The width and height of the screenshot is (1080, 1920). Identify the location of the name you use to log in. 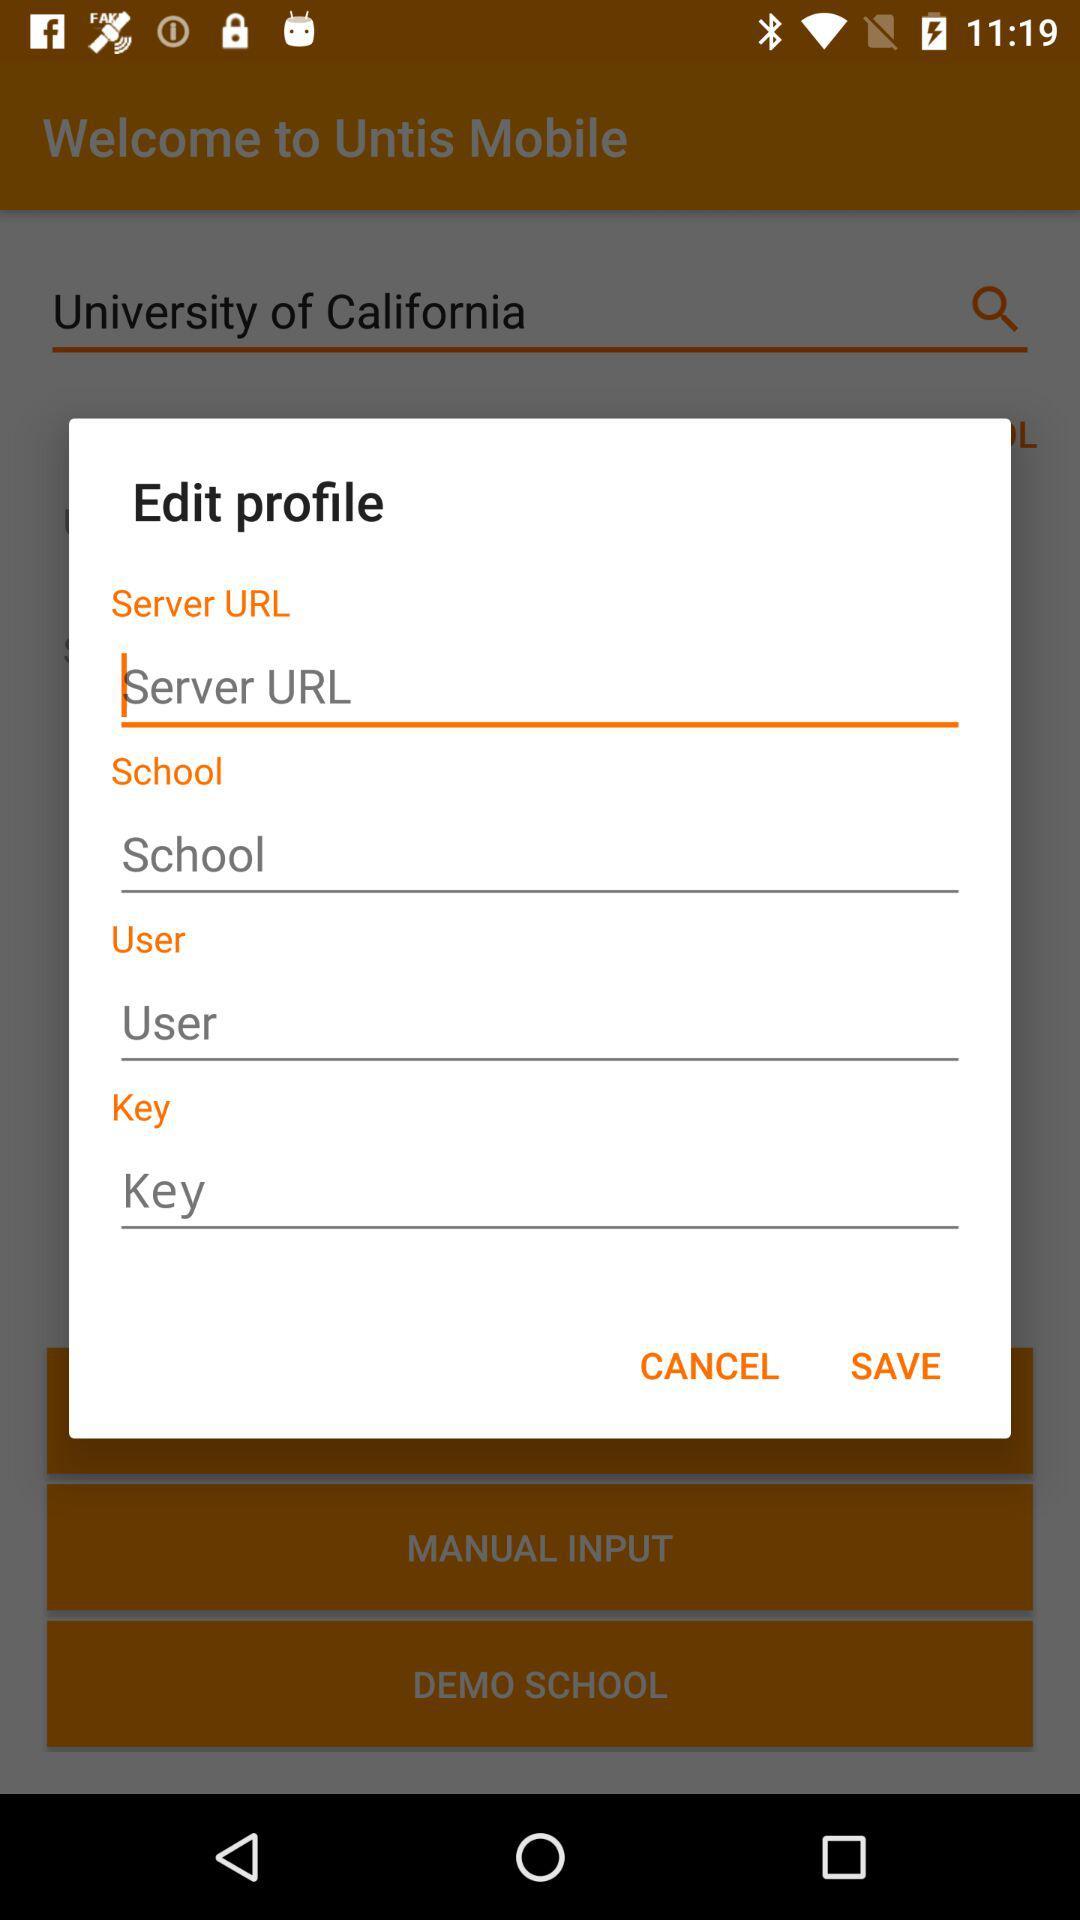
(540, 1022).